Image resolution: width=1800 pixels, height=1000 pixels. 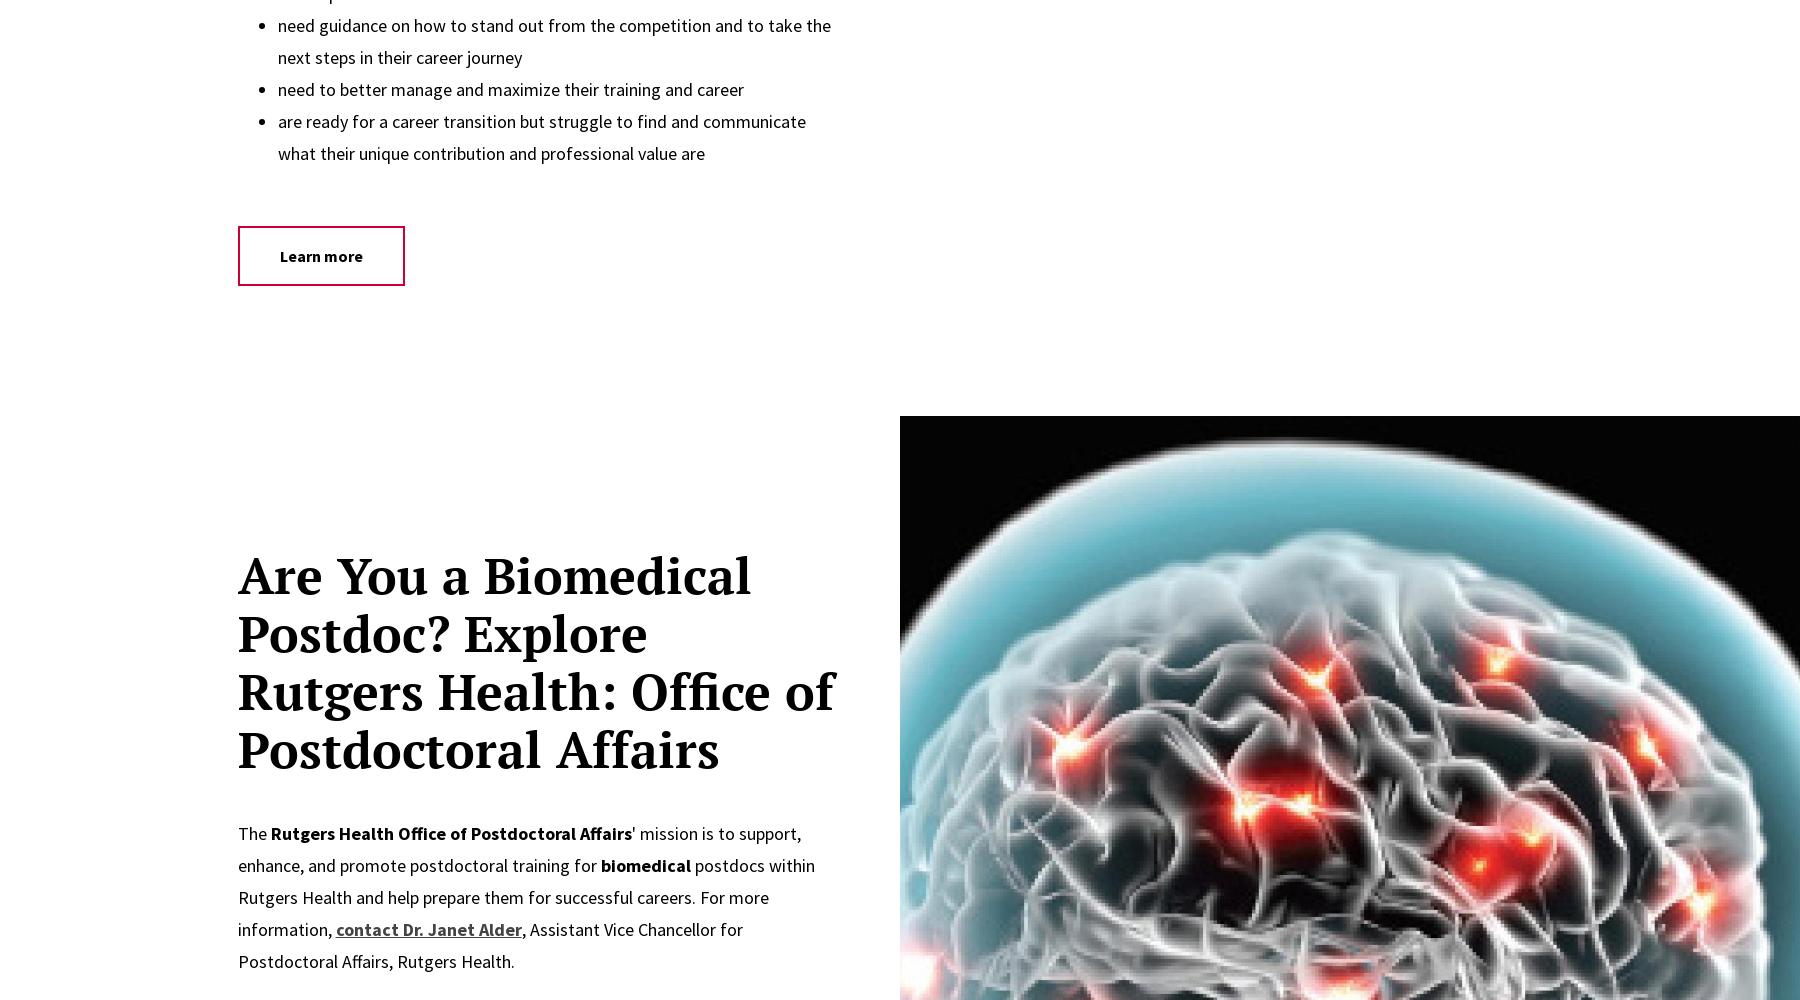 I want to click on 'biomedical', so click(x=644, y=864).